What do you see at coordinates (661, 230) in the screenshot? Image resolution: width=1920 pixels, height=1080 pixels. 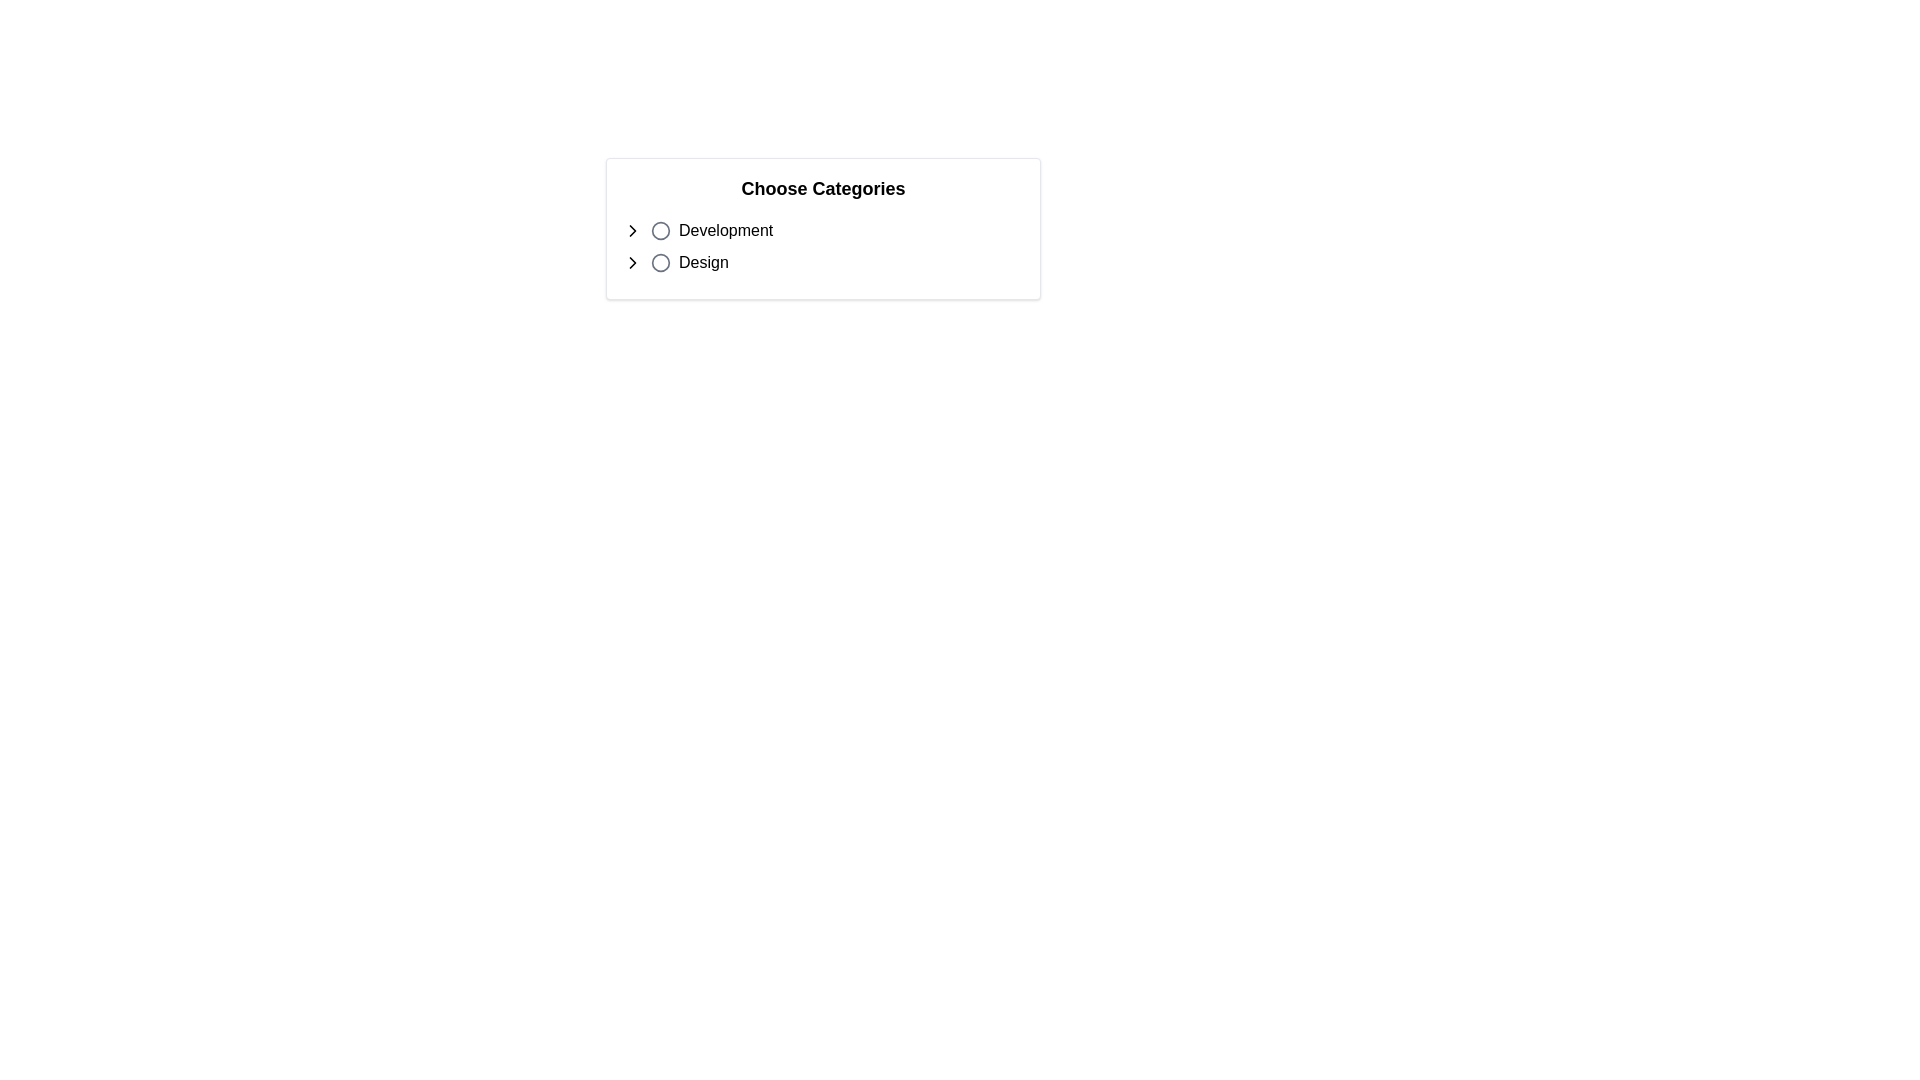 I see `the radio button styled as a circular button with a gray outline, located next to the text 'Development'` at bounding box center [661, 230].